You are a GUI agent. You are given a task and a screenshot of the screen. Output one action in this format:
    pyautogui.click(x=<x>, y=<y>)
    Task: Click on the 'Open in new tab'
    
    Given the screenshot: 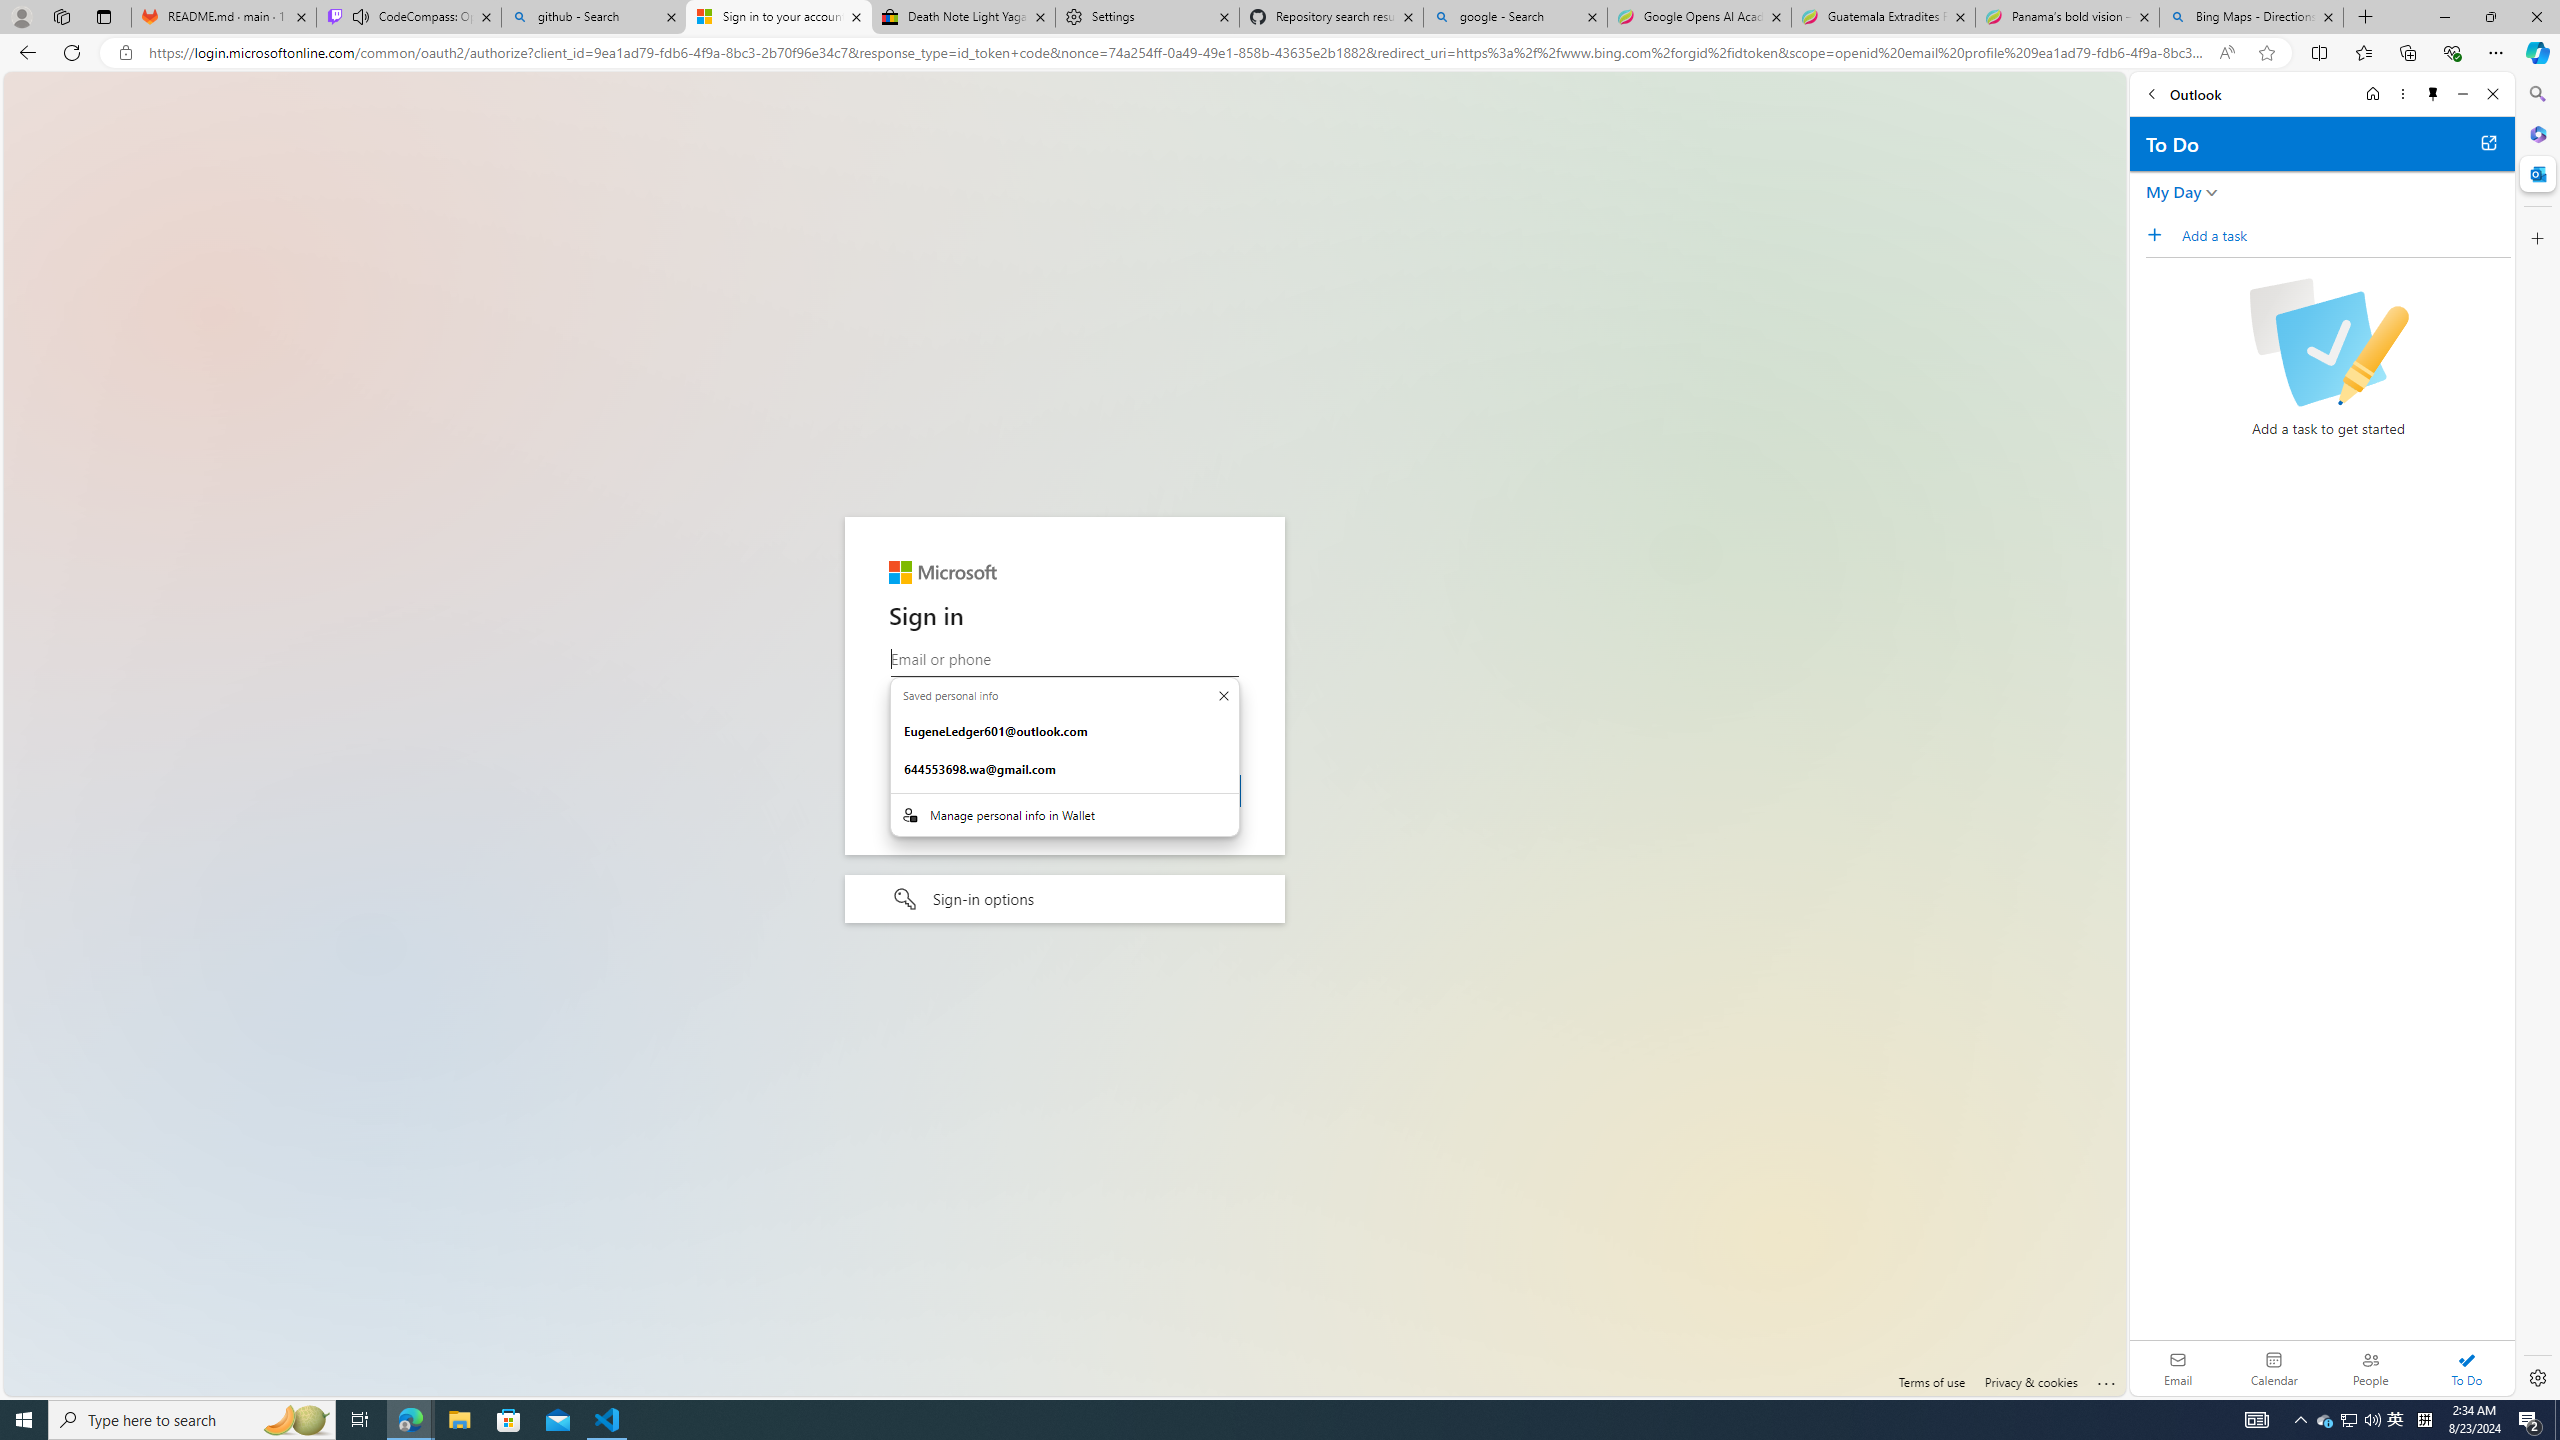 What is the action you would take?
    pyautogui.click(x=2487, y=141)
    